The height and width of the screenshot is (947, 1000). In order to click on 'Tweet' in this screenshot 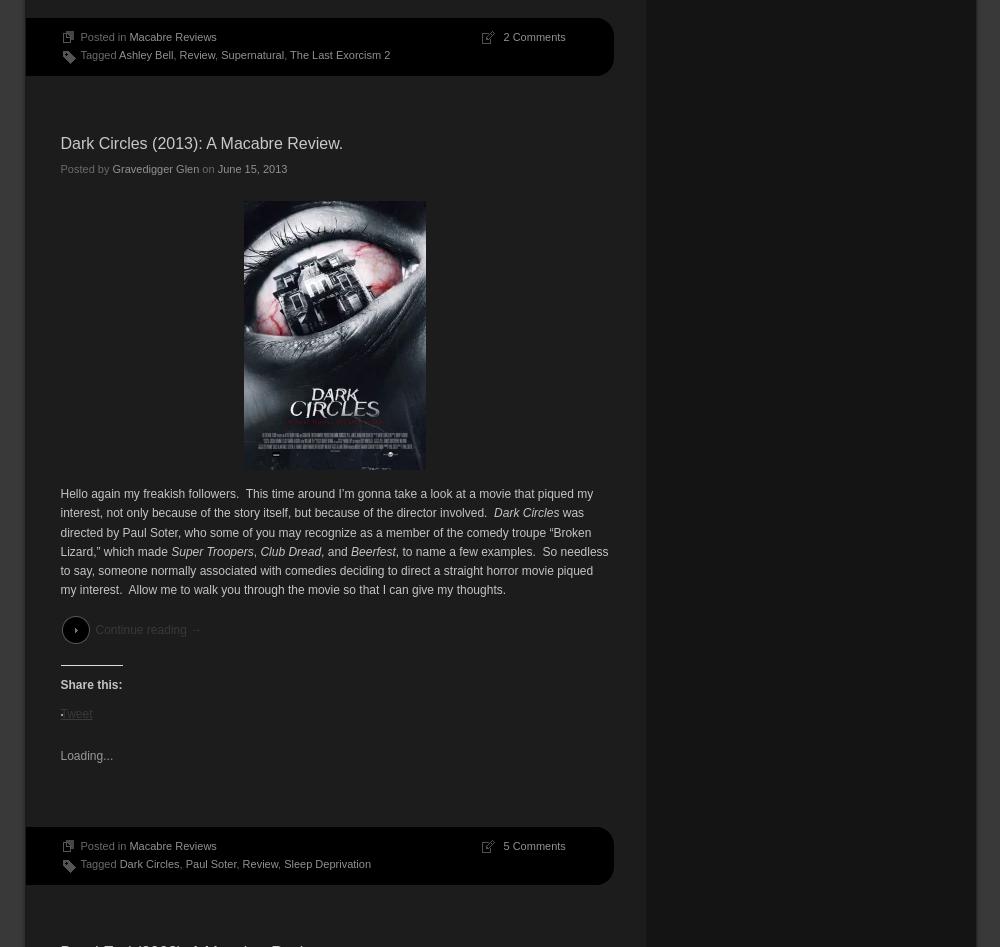, I will do `click(75, 711)`.